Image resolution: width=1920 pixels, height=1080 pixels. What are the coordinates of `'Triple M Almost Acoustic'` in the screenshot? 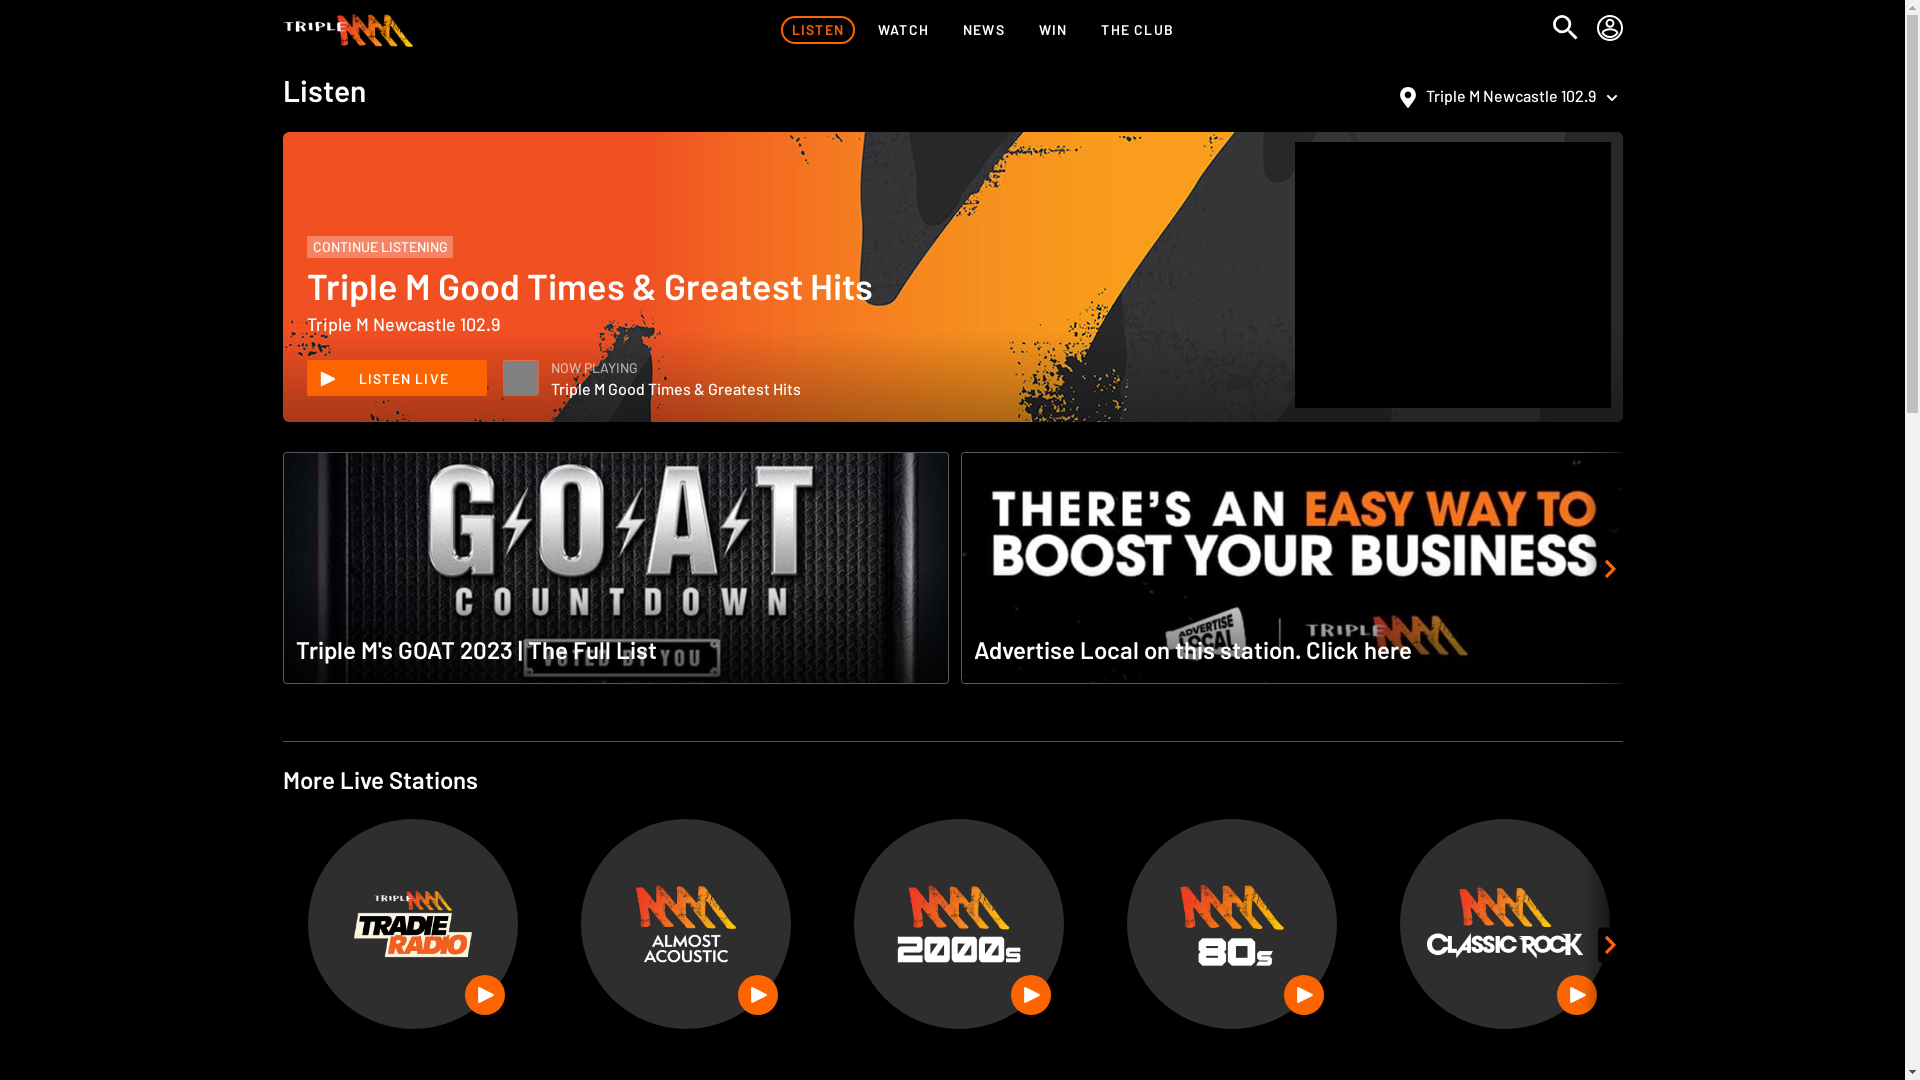 It's located at (686, 924).